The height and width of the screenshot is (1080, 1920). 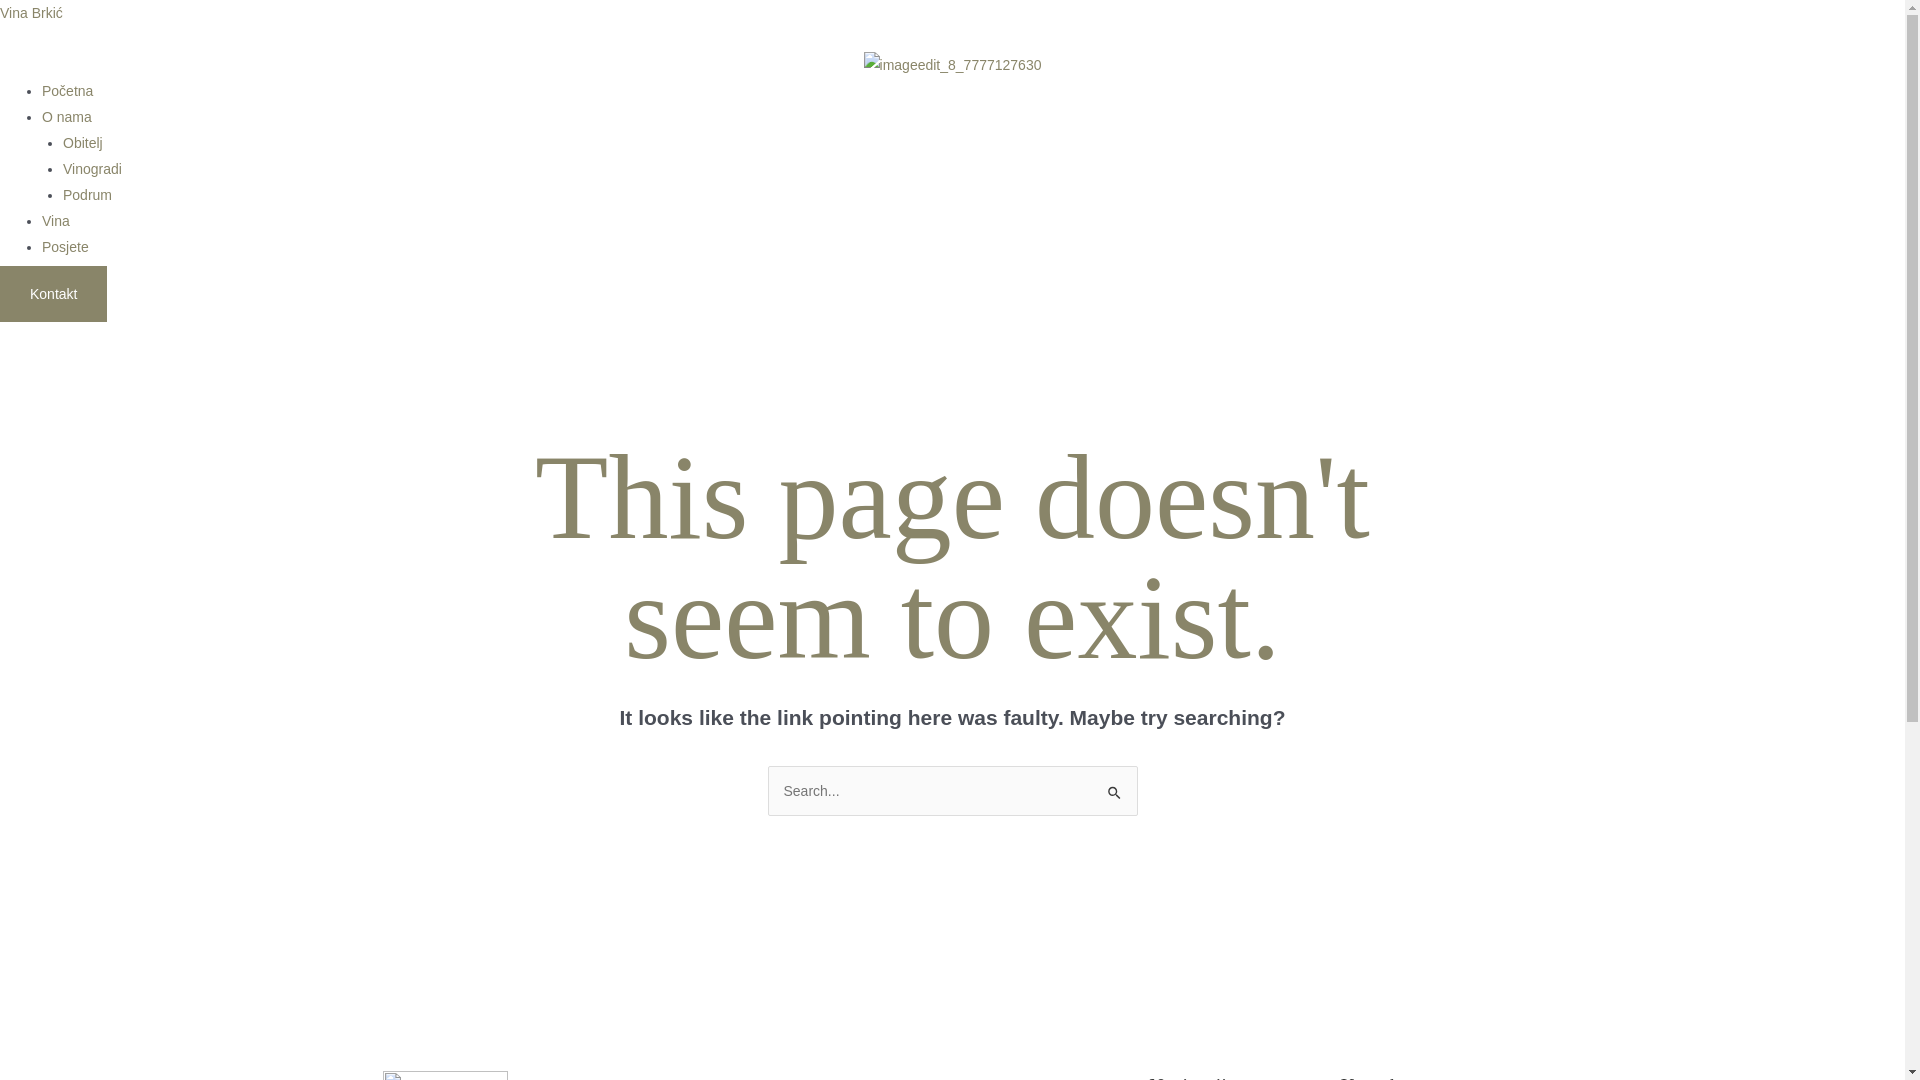 I want to click on 'Search', so click(x=1113, y=785).